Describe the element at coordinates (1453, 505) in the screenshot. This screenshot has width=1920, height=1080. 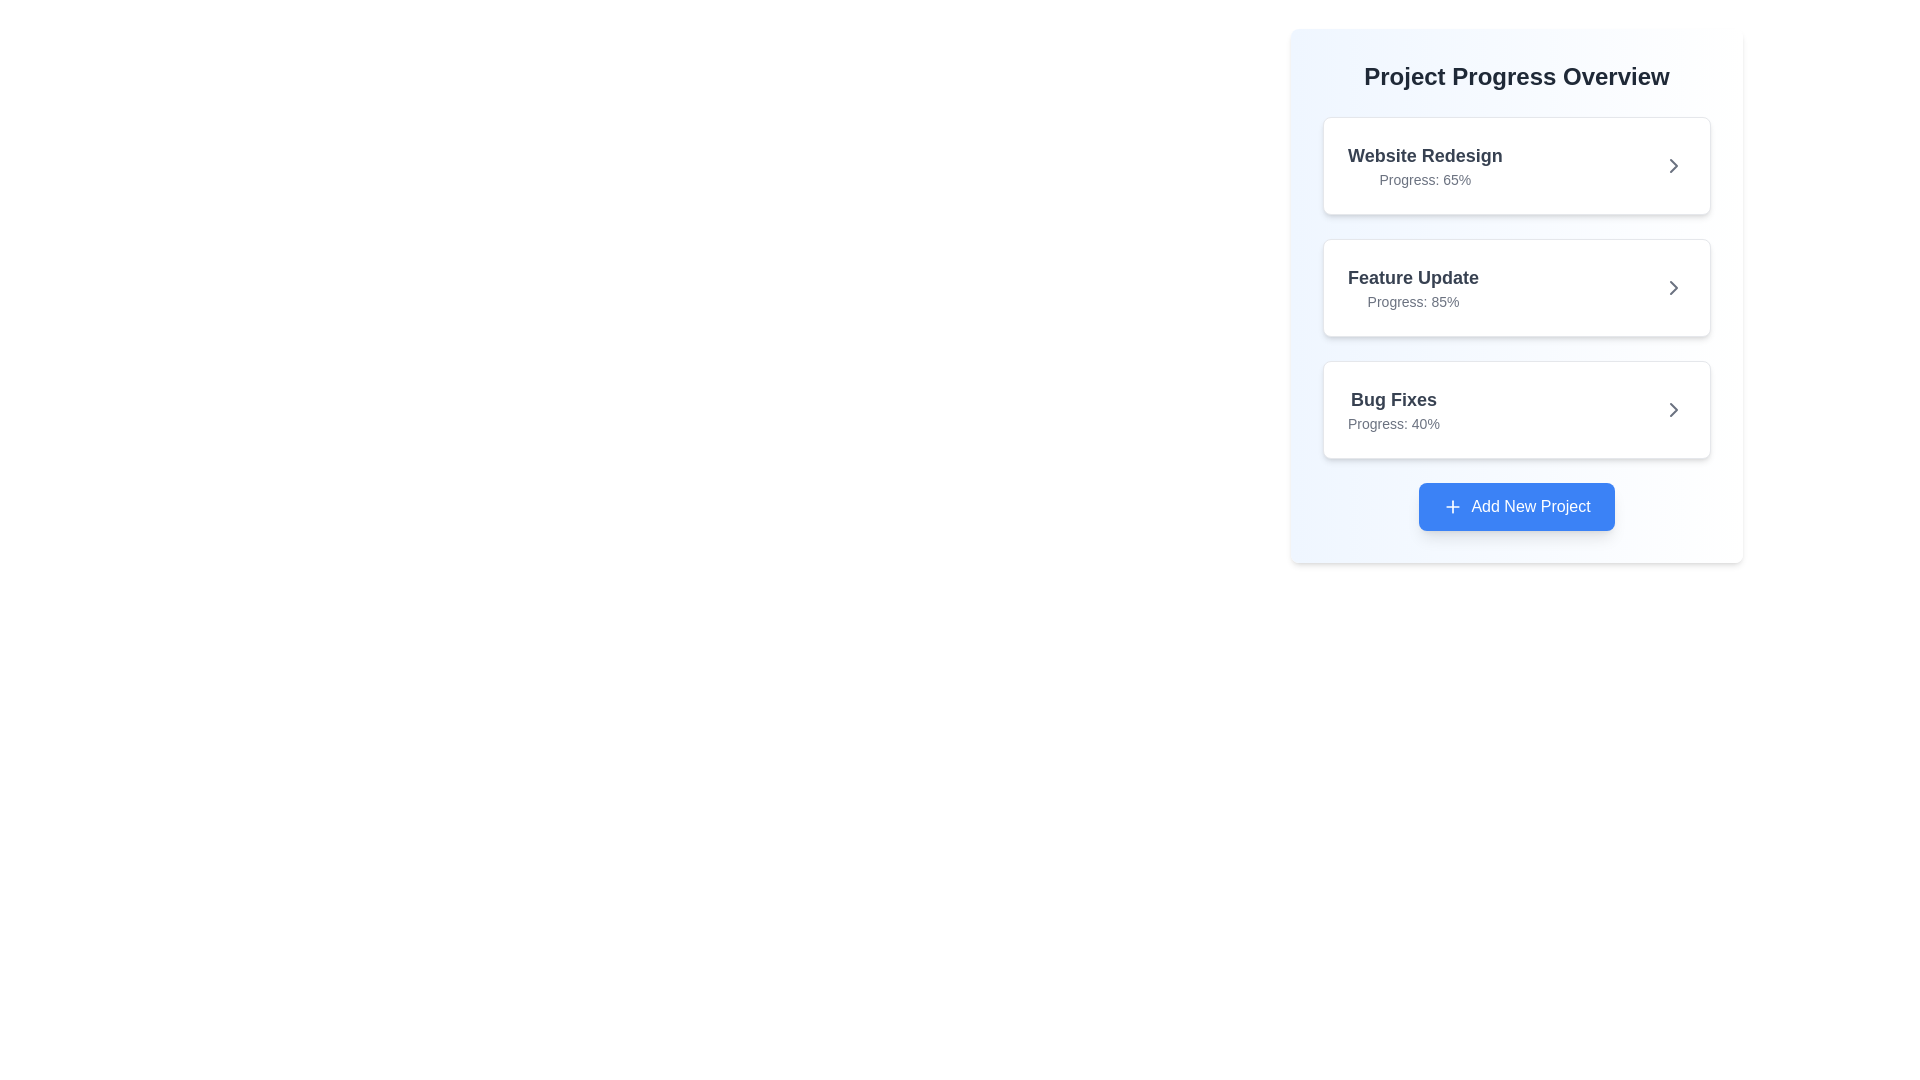
I see `the SVG details of the plus icon located on the blue button labeled 'Add New Project' at the bottom-right corner of the 'Project Progress Overview' card` at that location.